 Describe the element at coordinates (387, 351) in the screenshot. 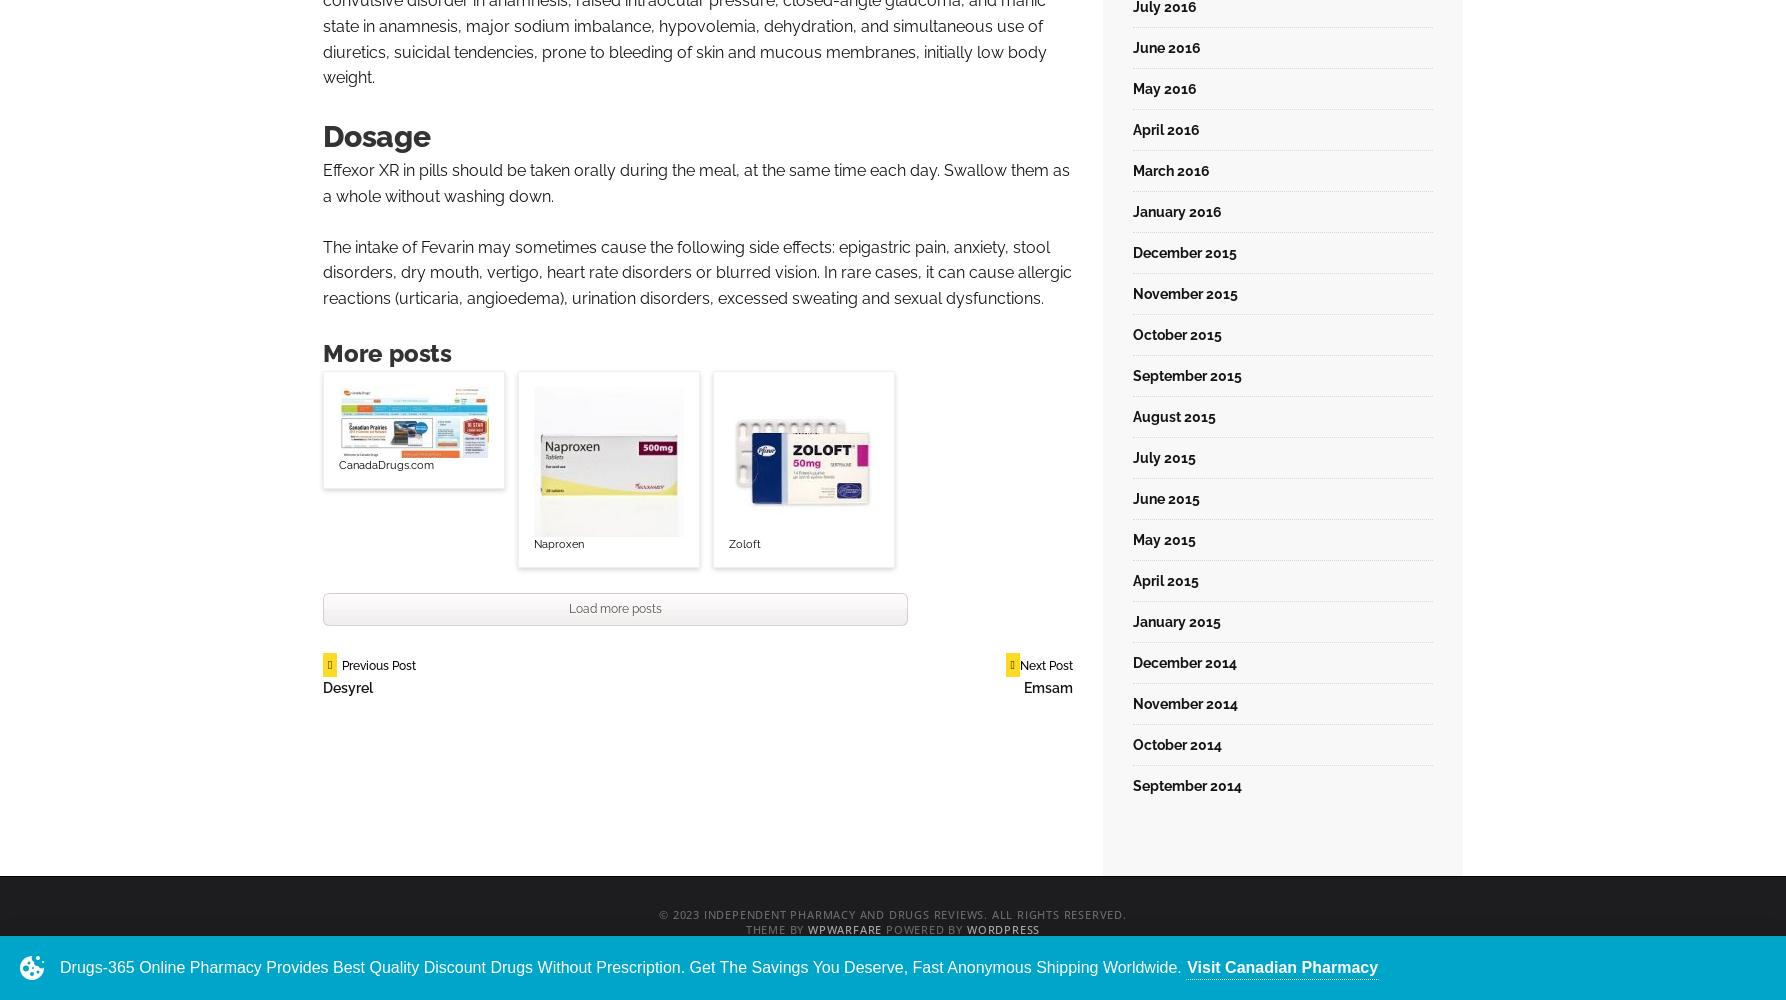

I see `'More posts'` at that location.